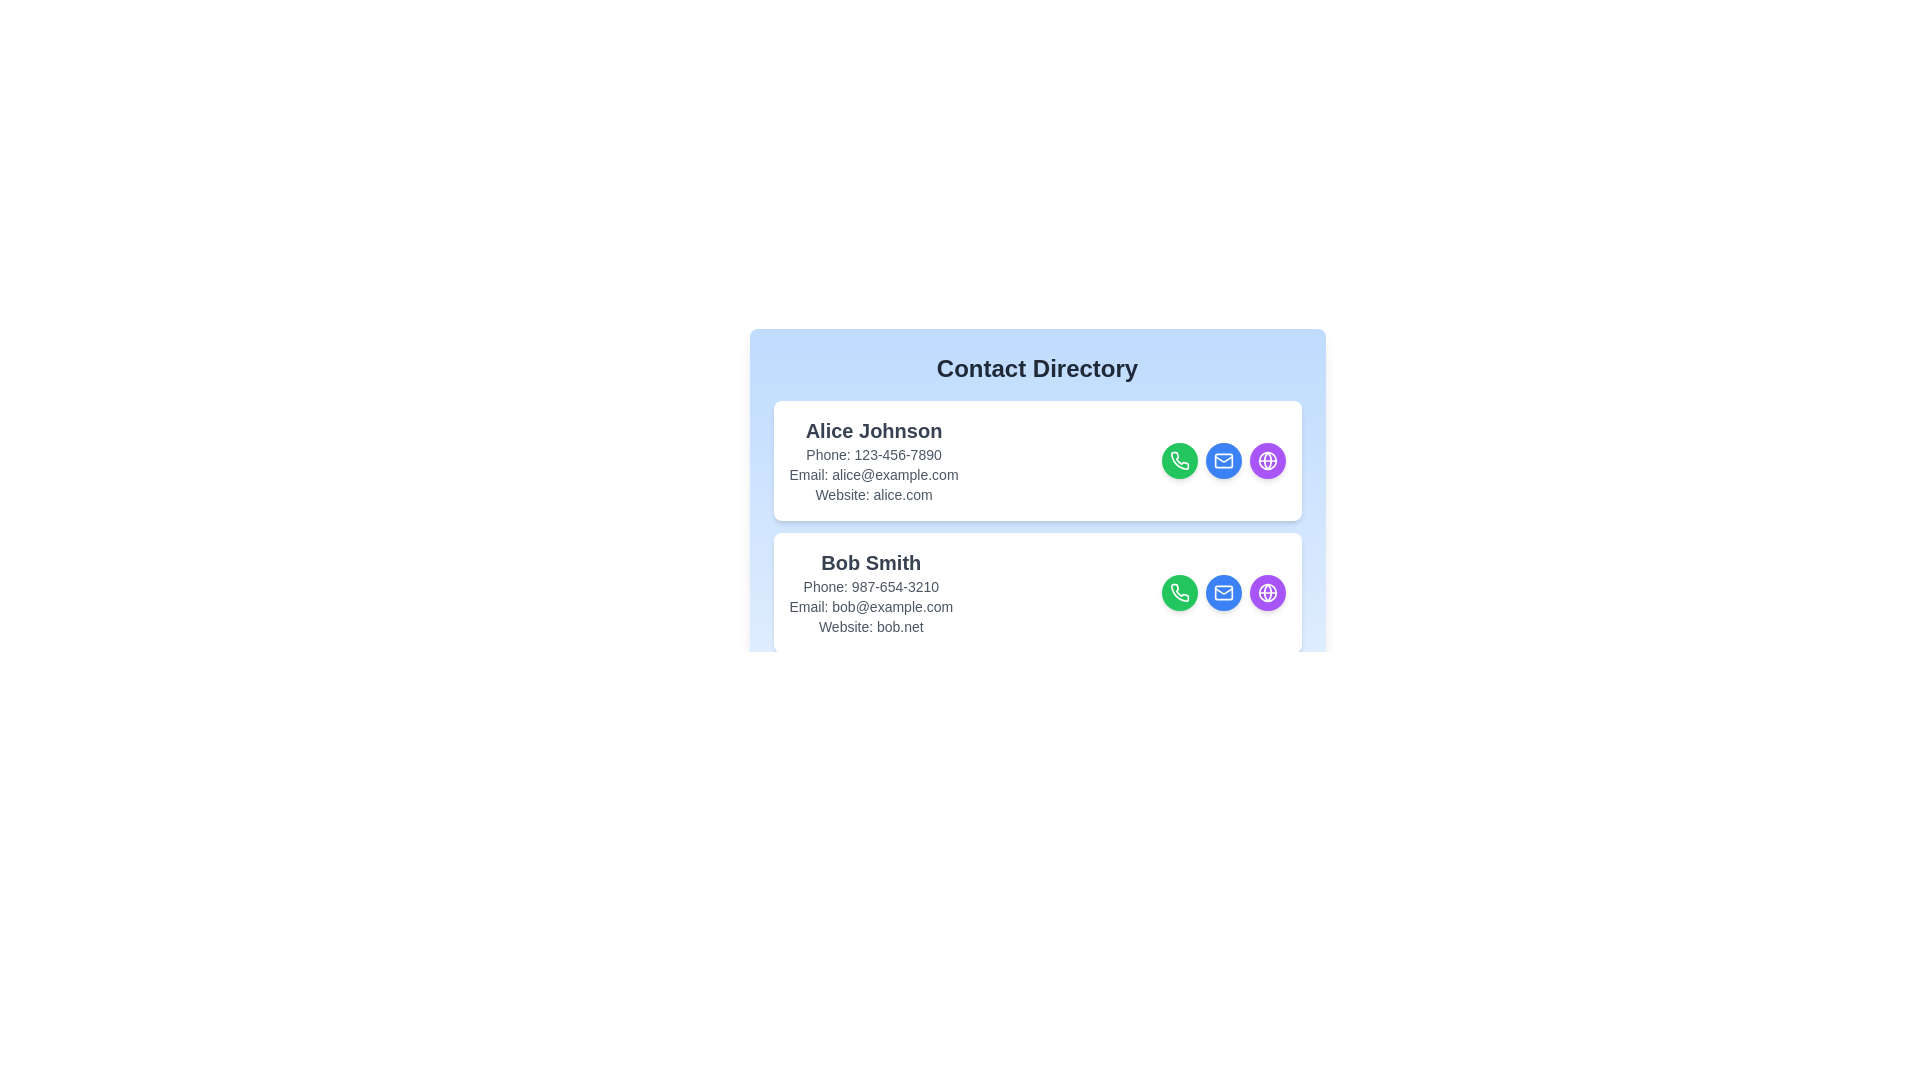  Describe the element at coordinates (873, 494) in the screenshot. I see `the text 'Website' within the contact card of 'Alice Johnson'` at that location.